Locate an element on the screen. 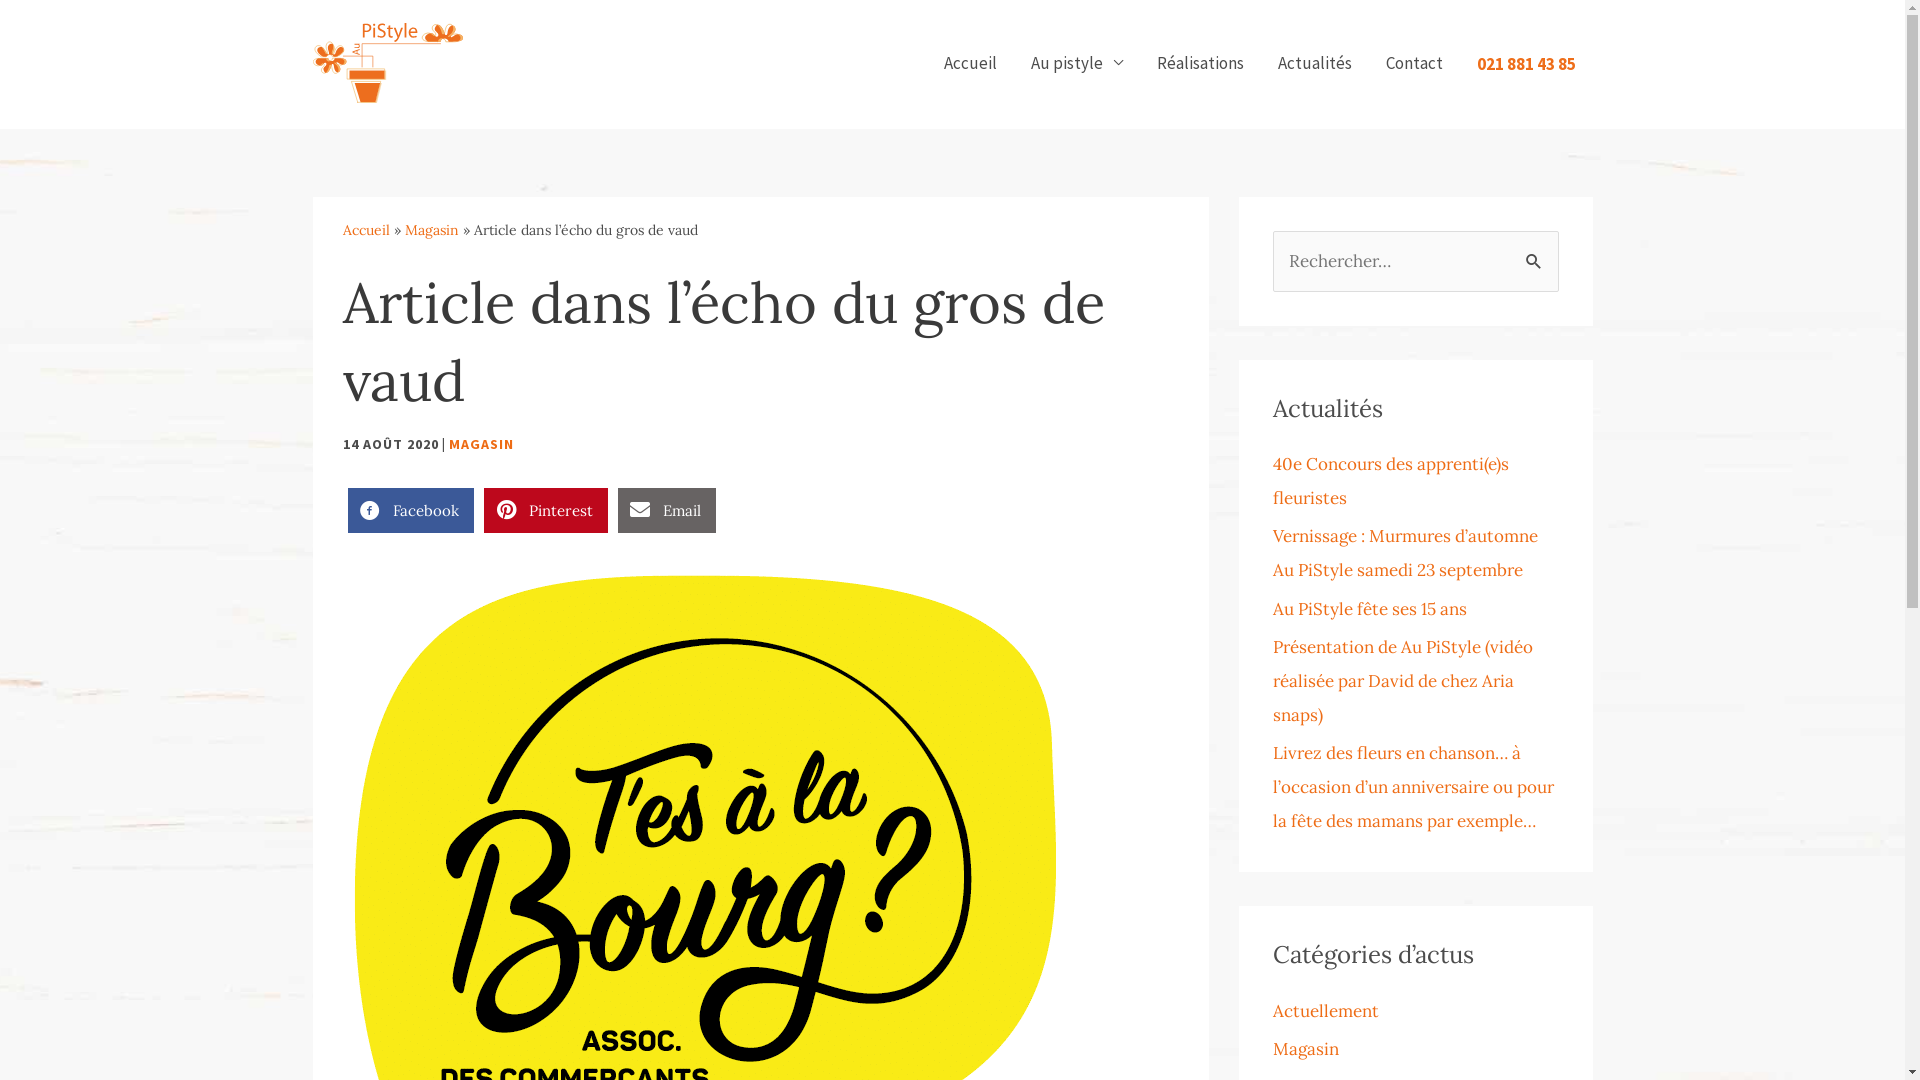 The image size is (1920, 1080). 'MAGASIN' is located at coordinates (480, 442).